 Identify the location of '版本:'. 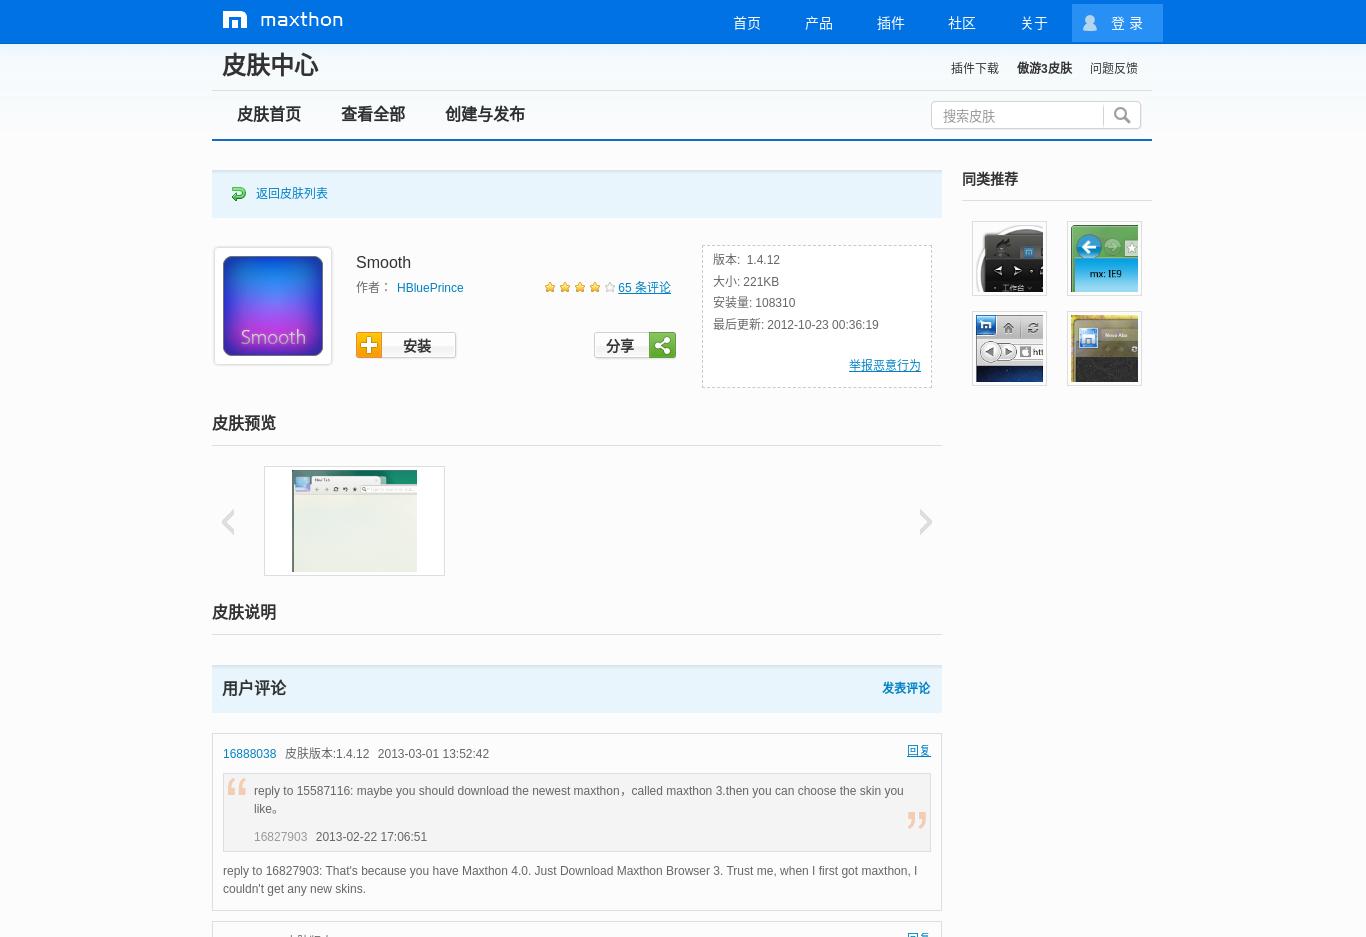
(713, 260).